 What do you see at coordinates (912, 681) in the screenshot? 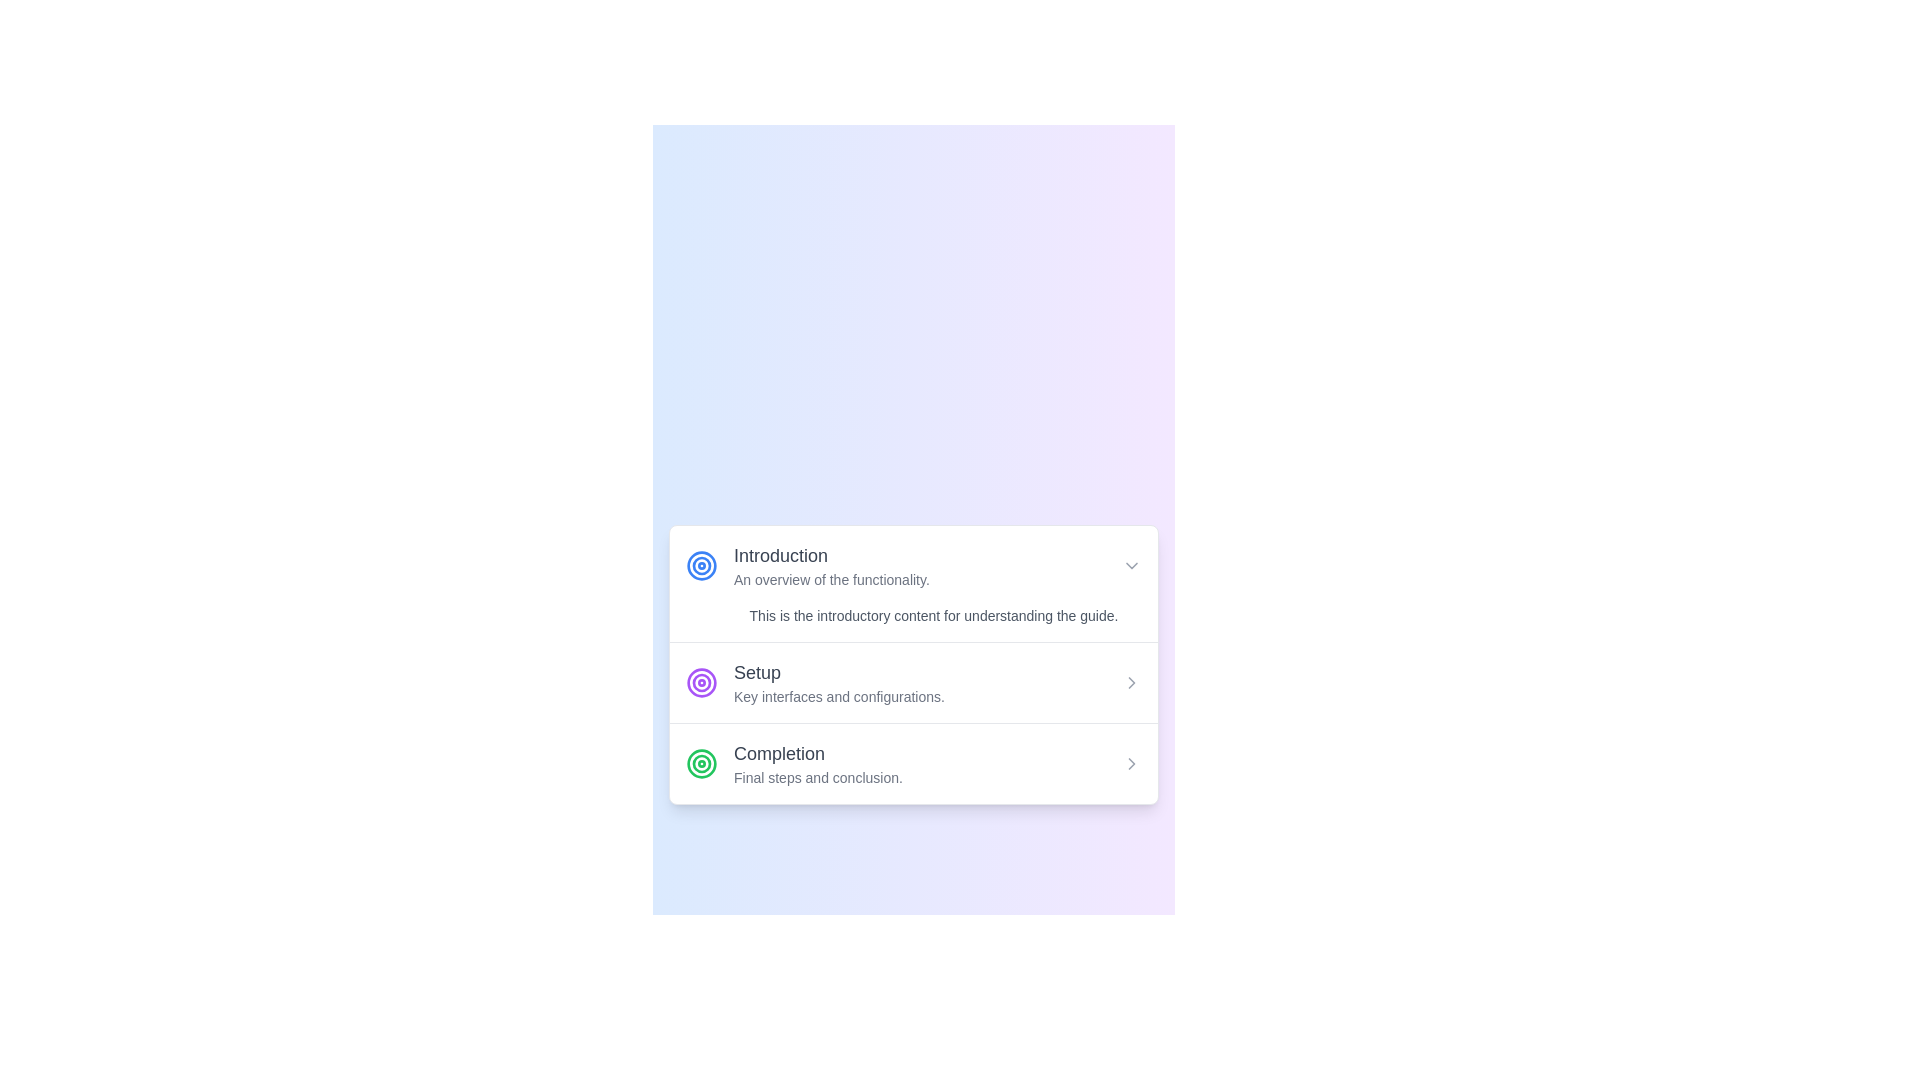
I see `the second list item that leads to the 'Setup' functionality` at bounding box center [912, 681].